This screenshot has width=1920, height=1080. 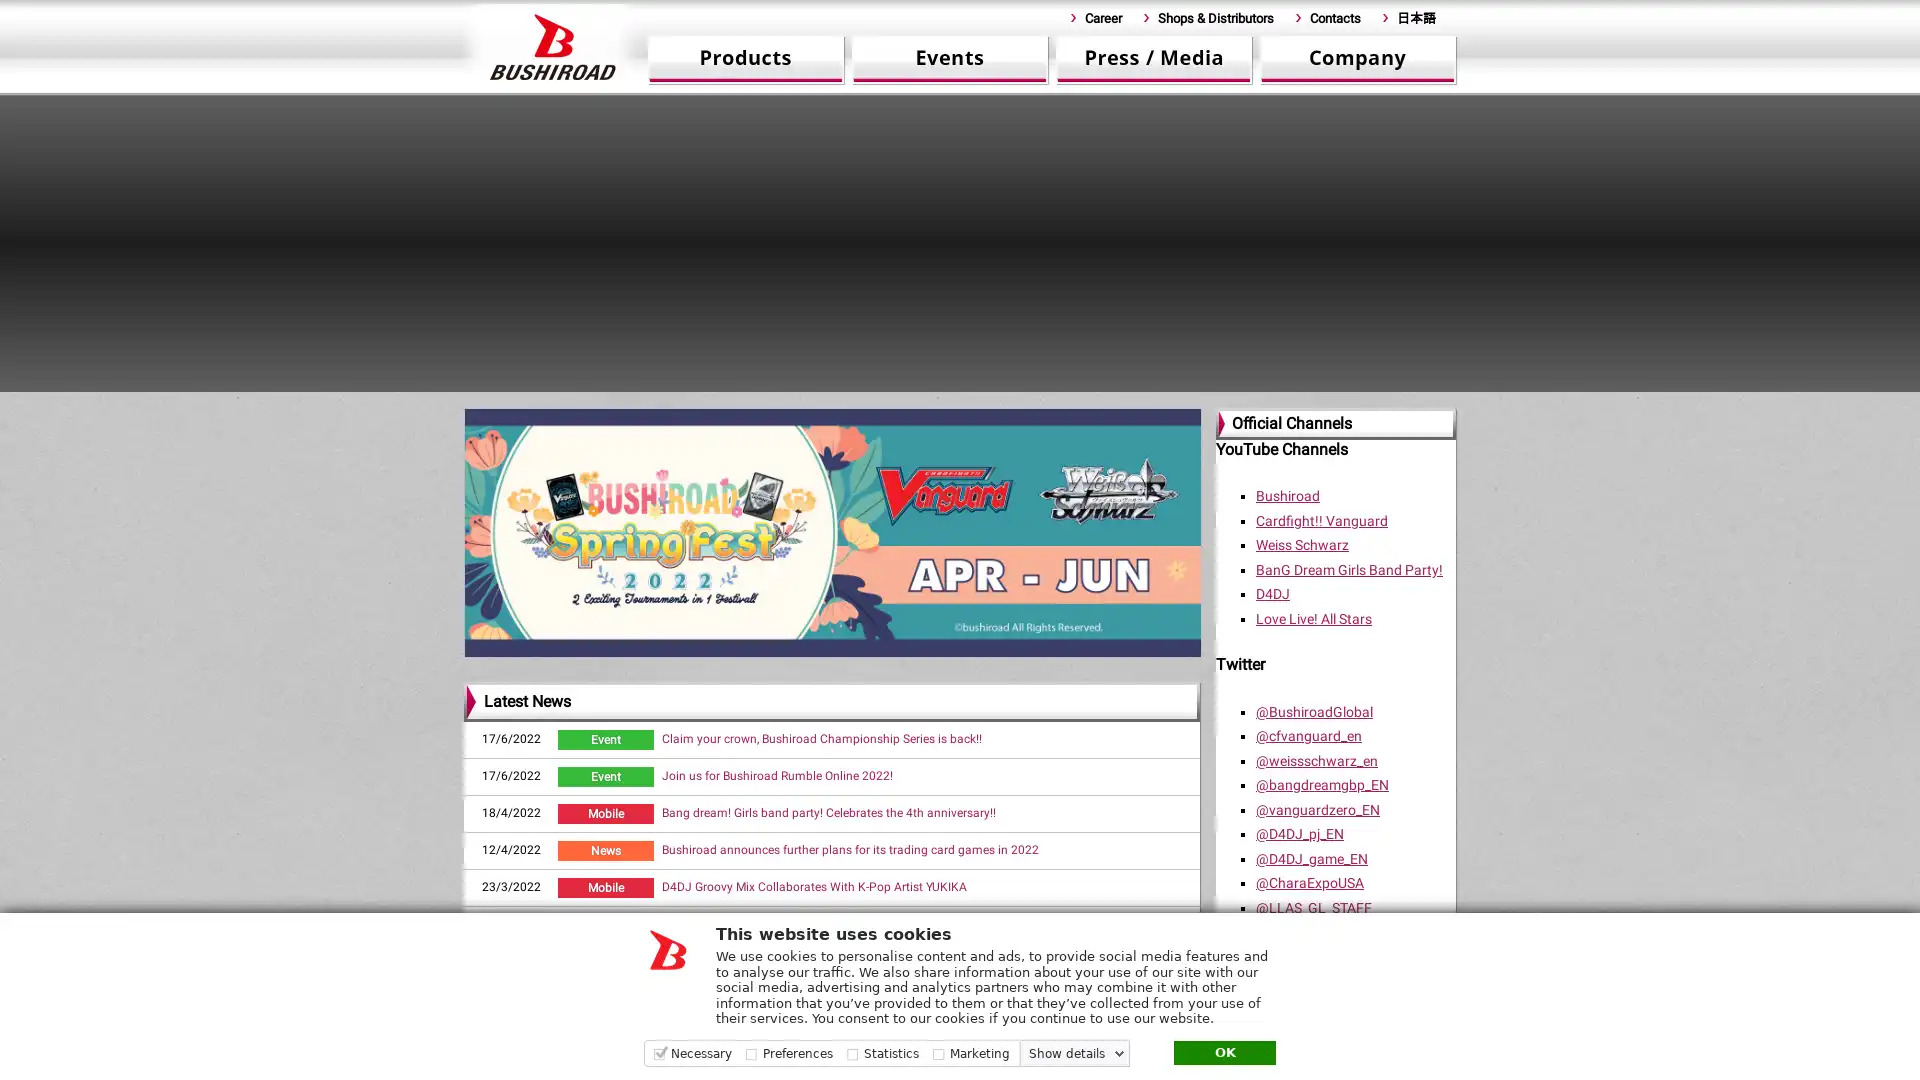 I want to click on 12, so click(x=1064, y=384).